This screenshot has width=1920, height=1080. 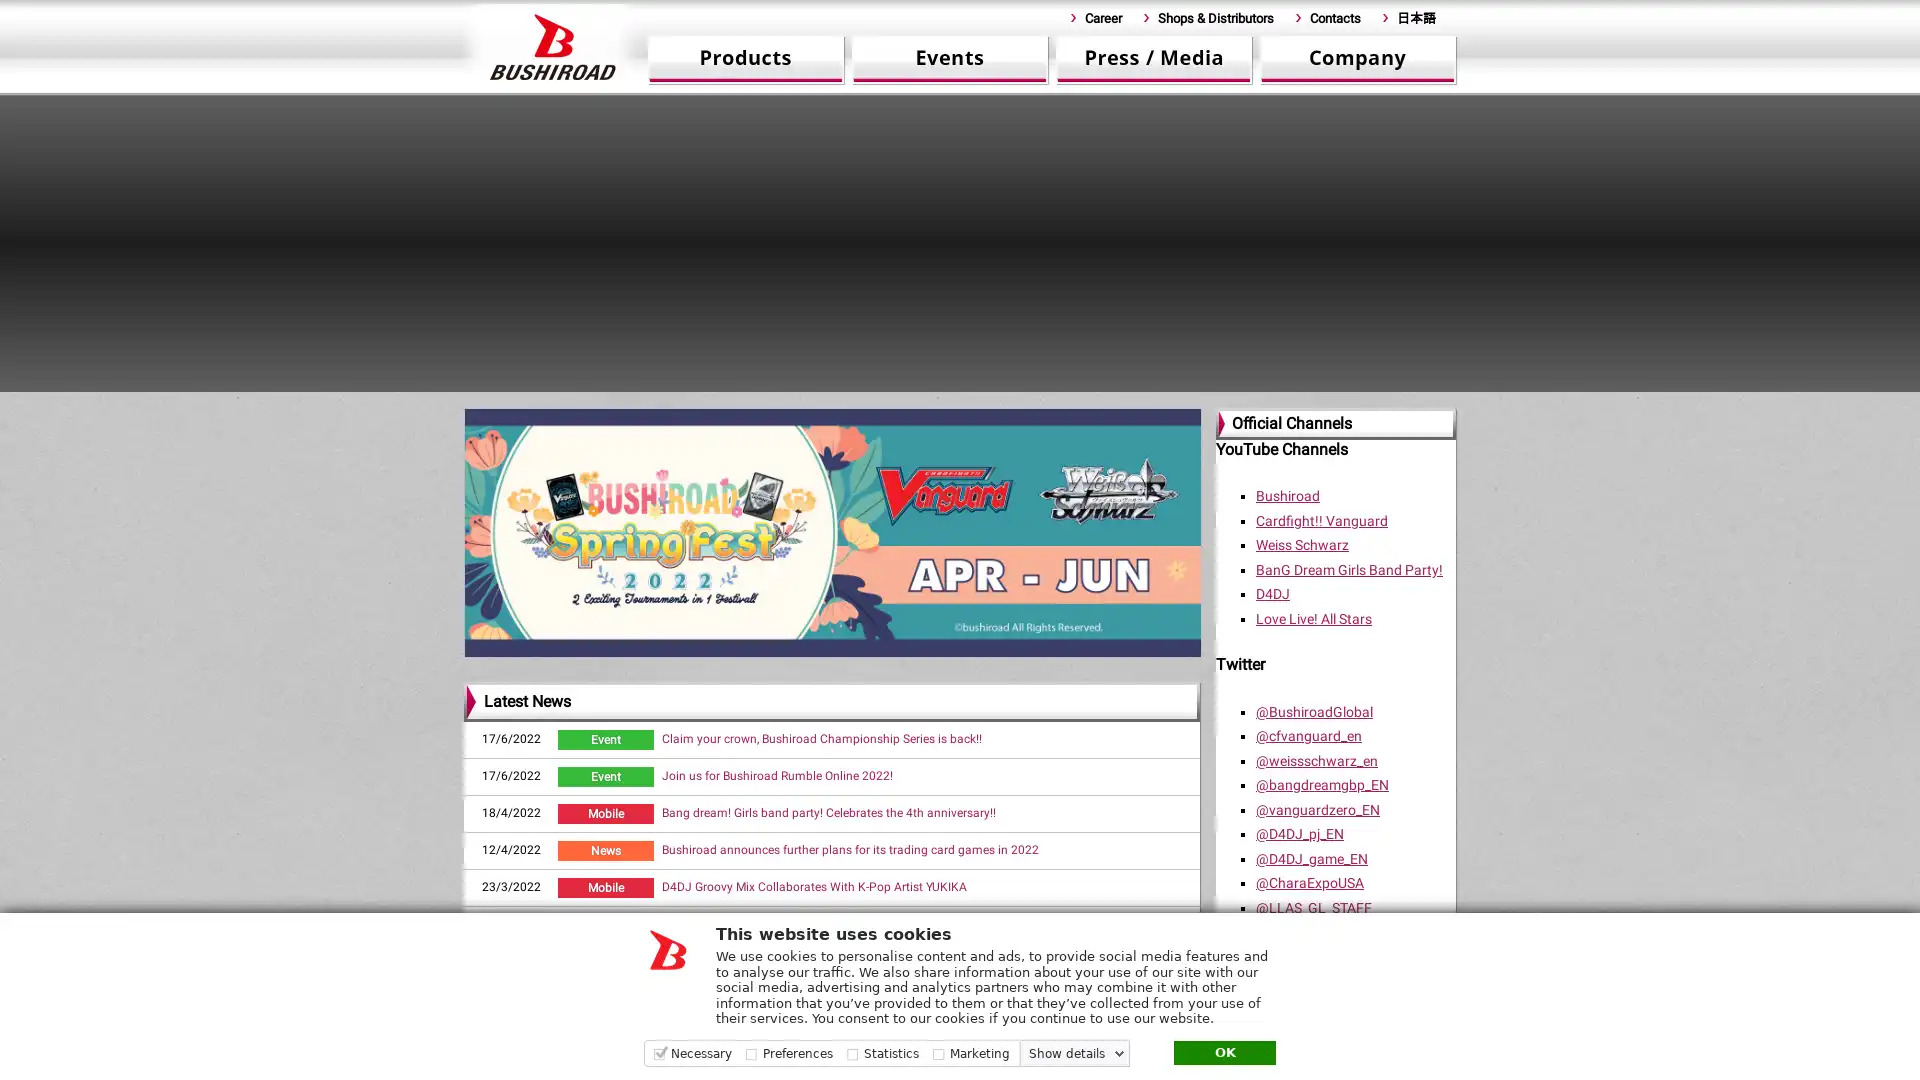 I want to click on 12, so click(x=1064, y=384).